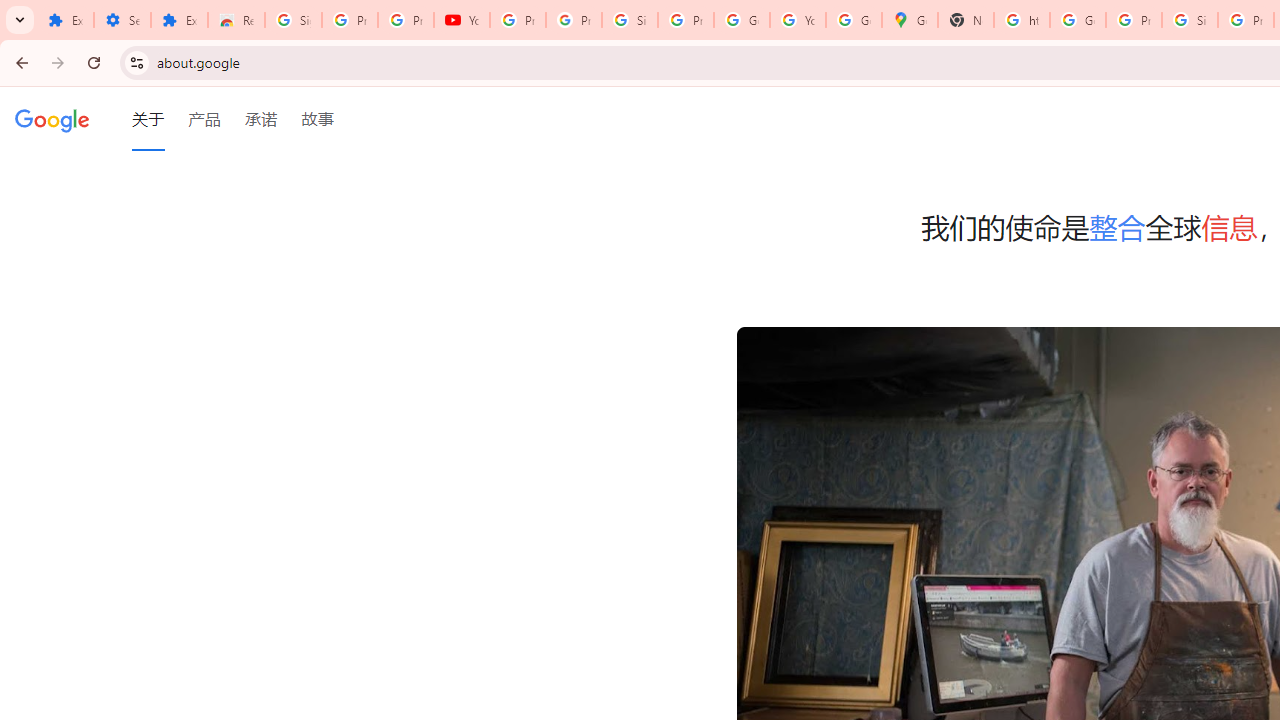 The image size is (1280, 720). I want to click on 'Extensions', so click(65, 20).